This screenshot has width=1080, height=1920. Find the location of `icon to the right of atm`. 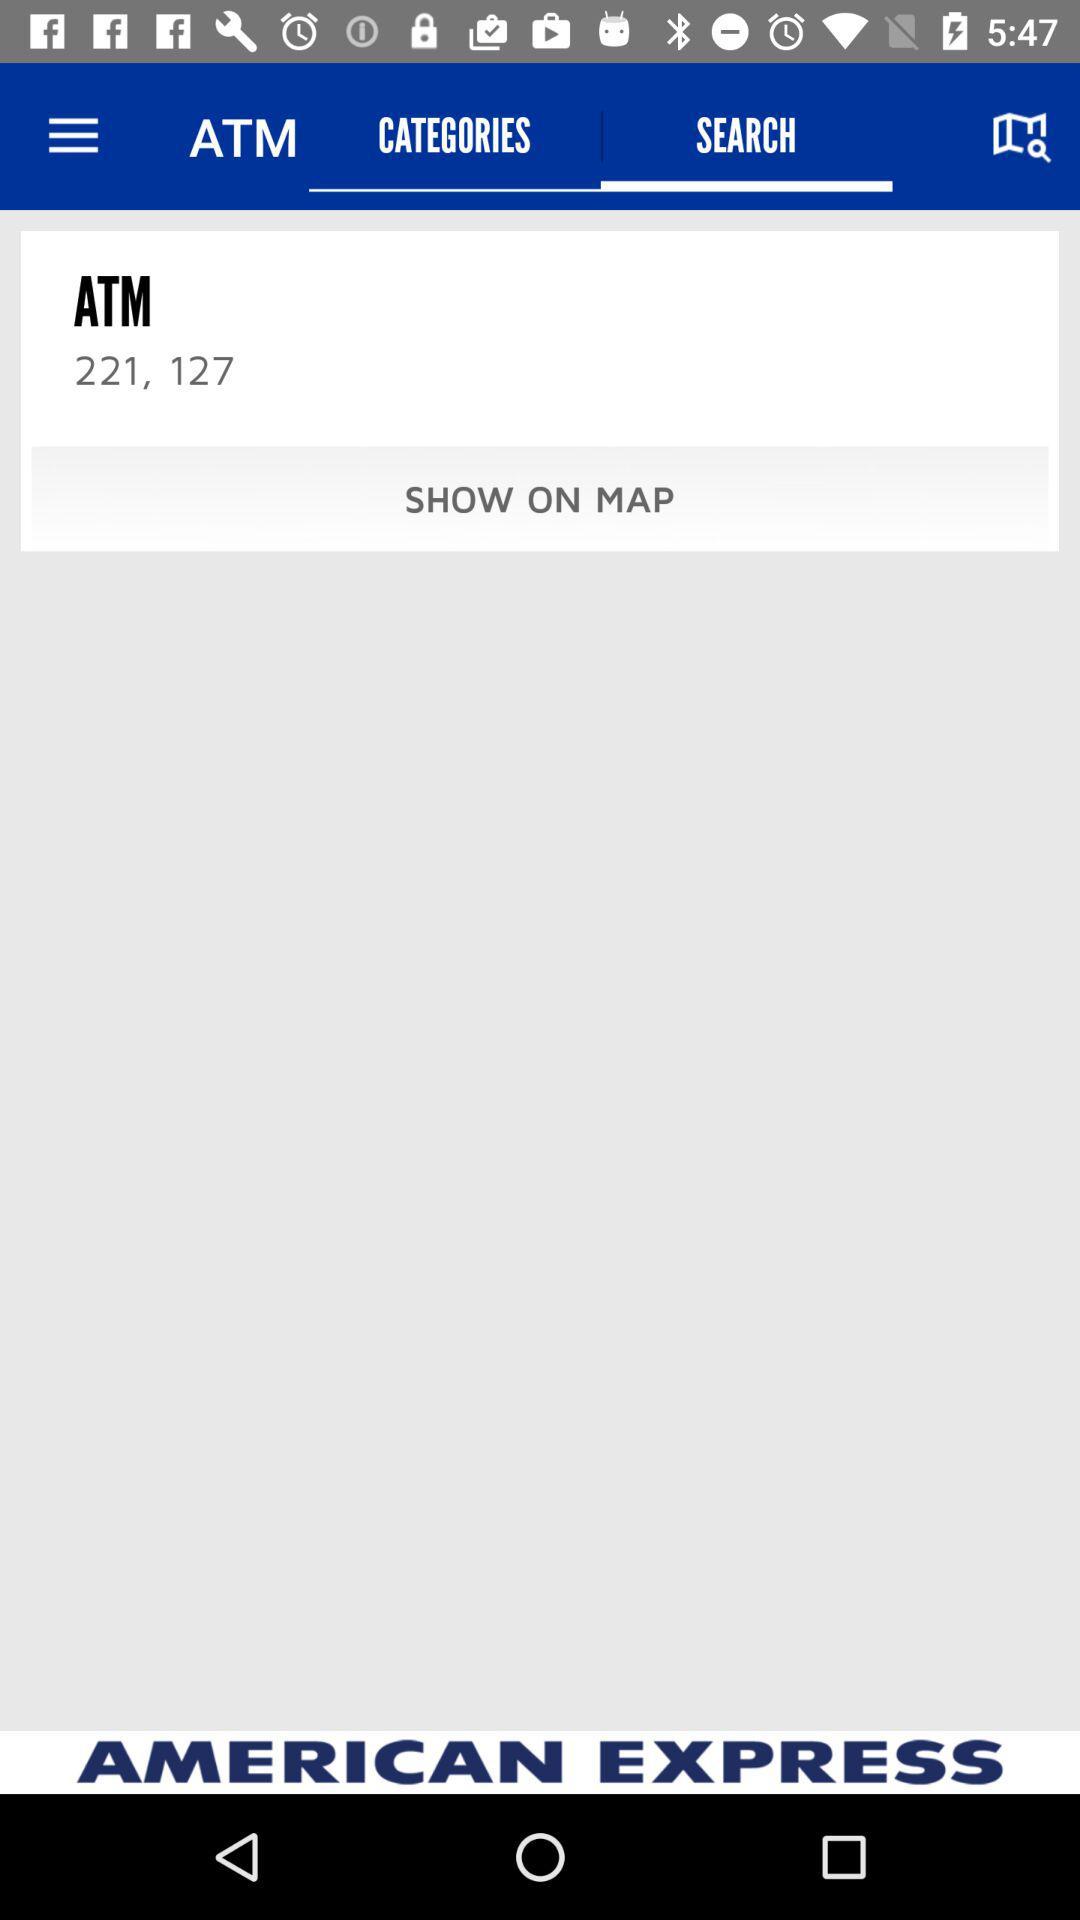

icon to the right of atm is located at coordinates (454, 135).